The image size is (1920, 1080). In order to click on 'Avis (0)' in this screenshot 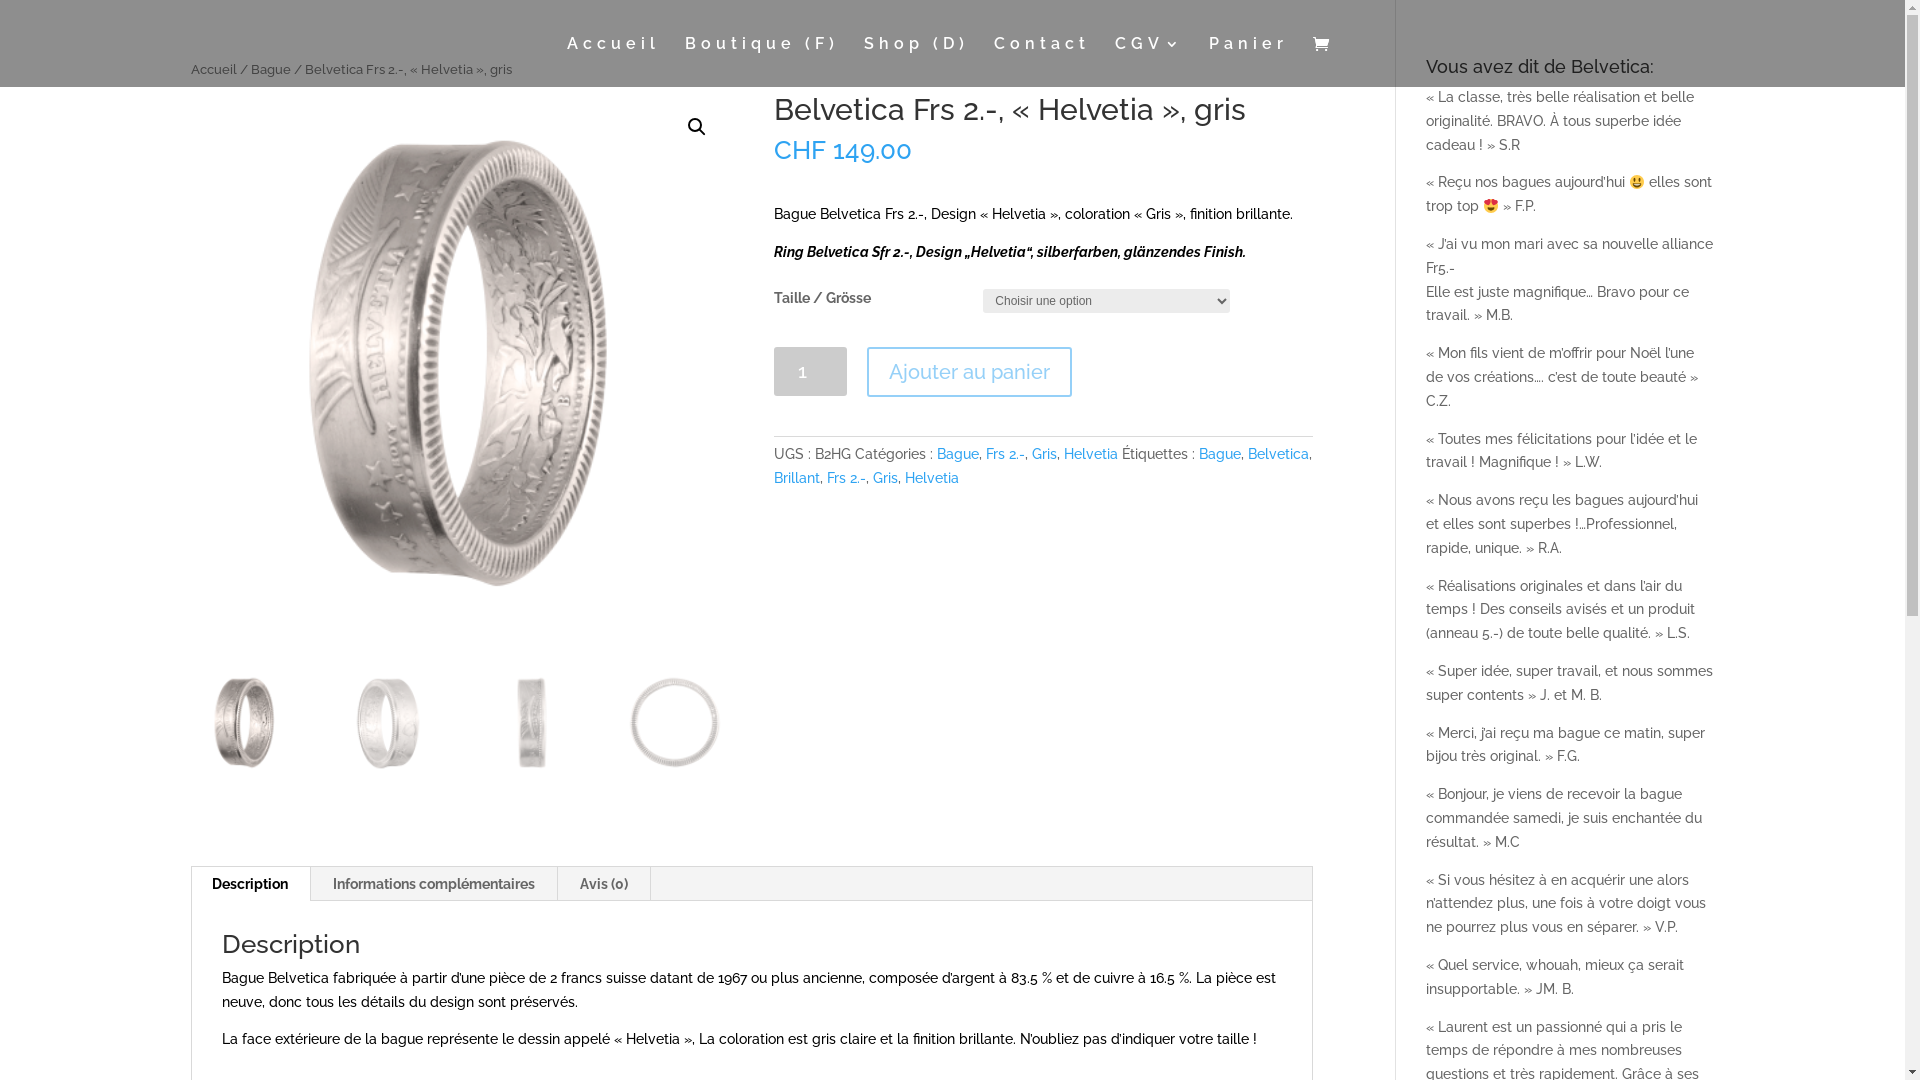, I will do `click(603, 882)`.